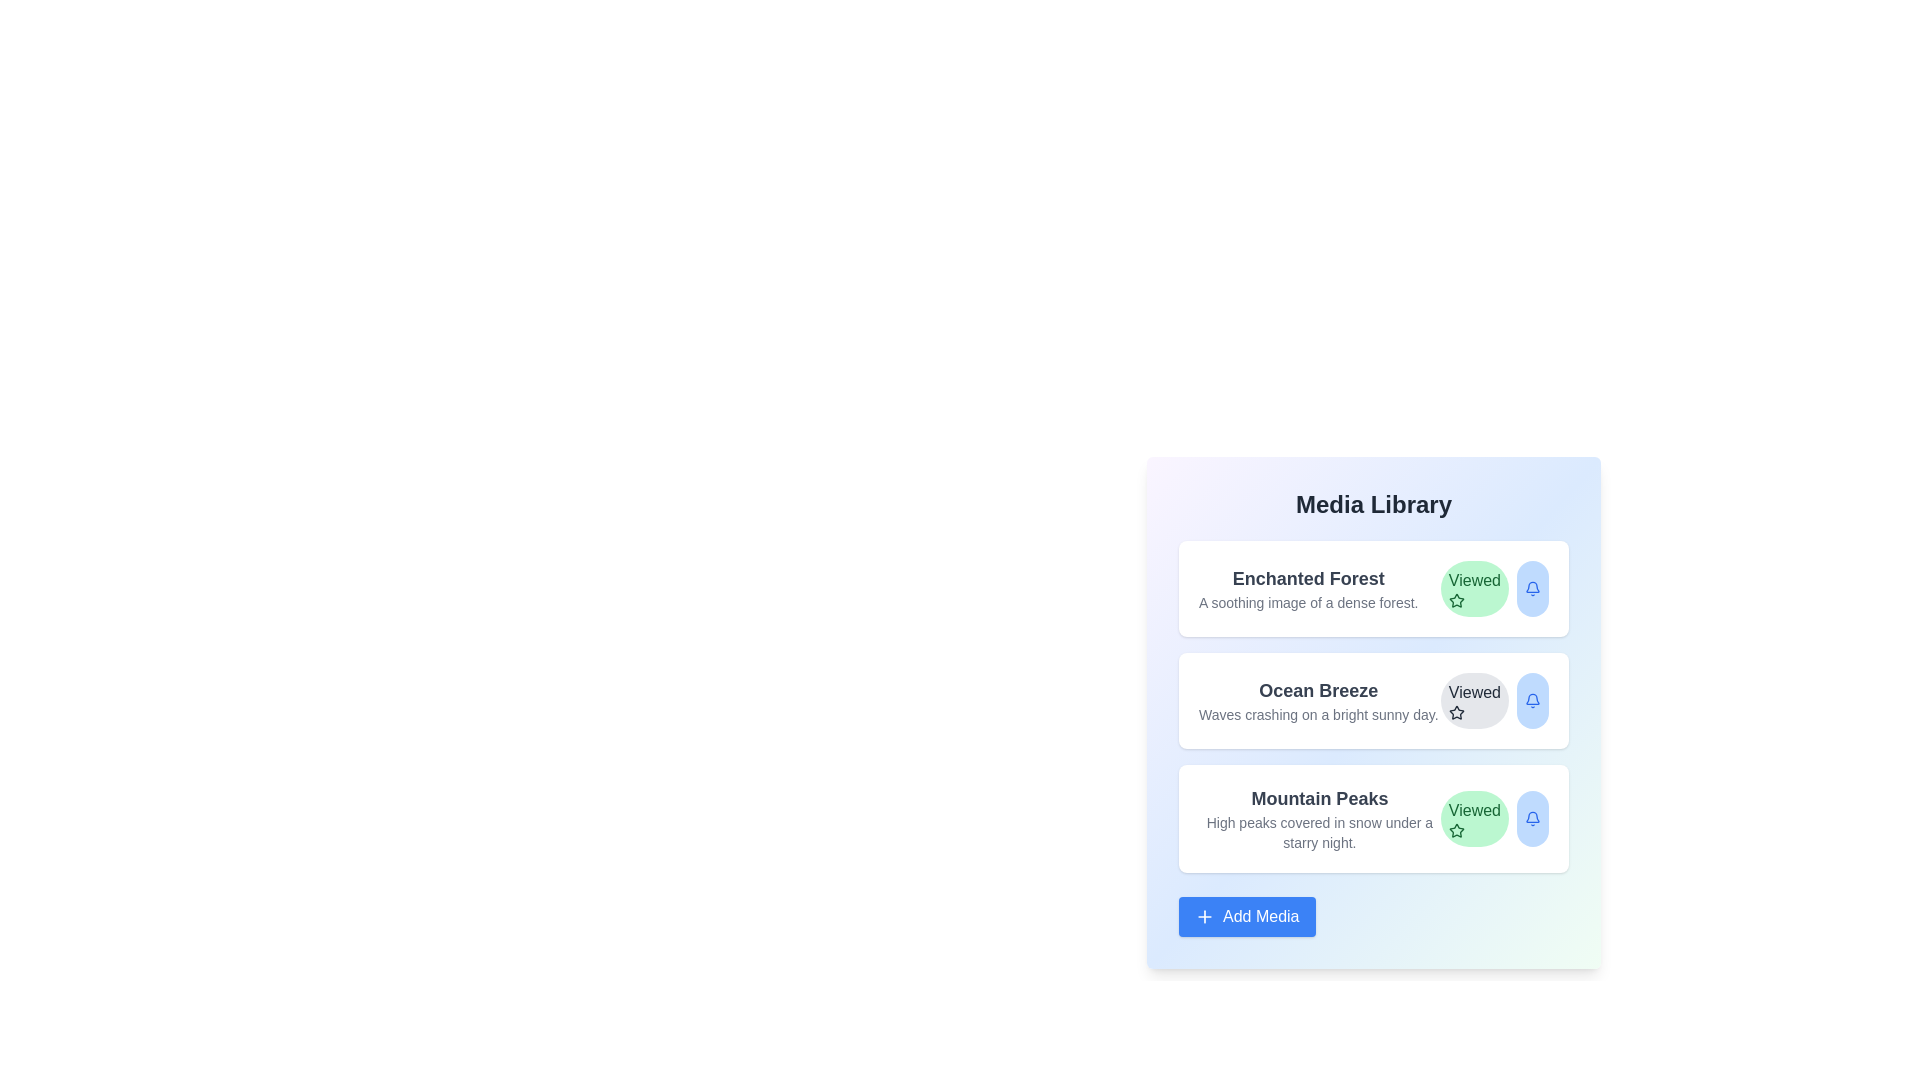  I want to click on 'Viewed' button for the media item titled Ocean Breeze, so click(1474, 700).